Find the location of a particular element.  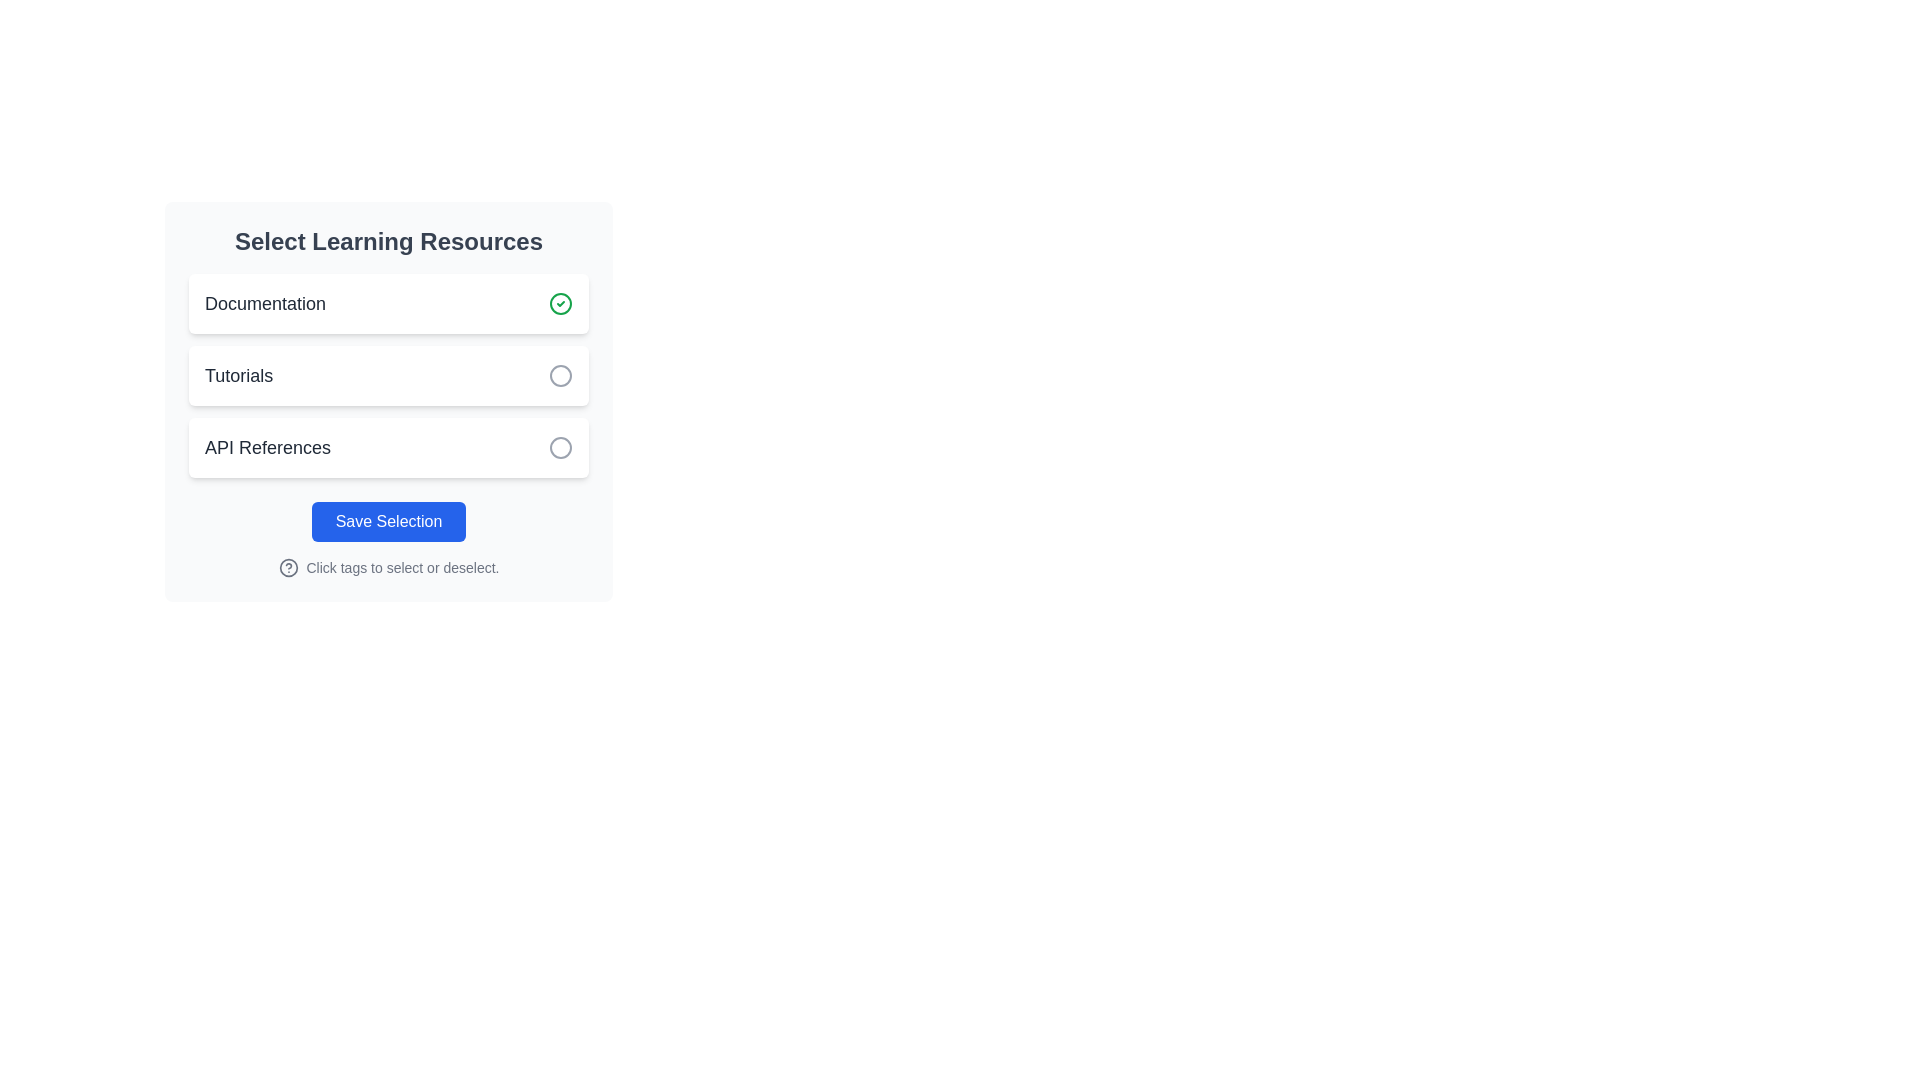

the circular radio button icon with a gray border located at the right end of the 'API References' option is located at coordinates (560, 446).